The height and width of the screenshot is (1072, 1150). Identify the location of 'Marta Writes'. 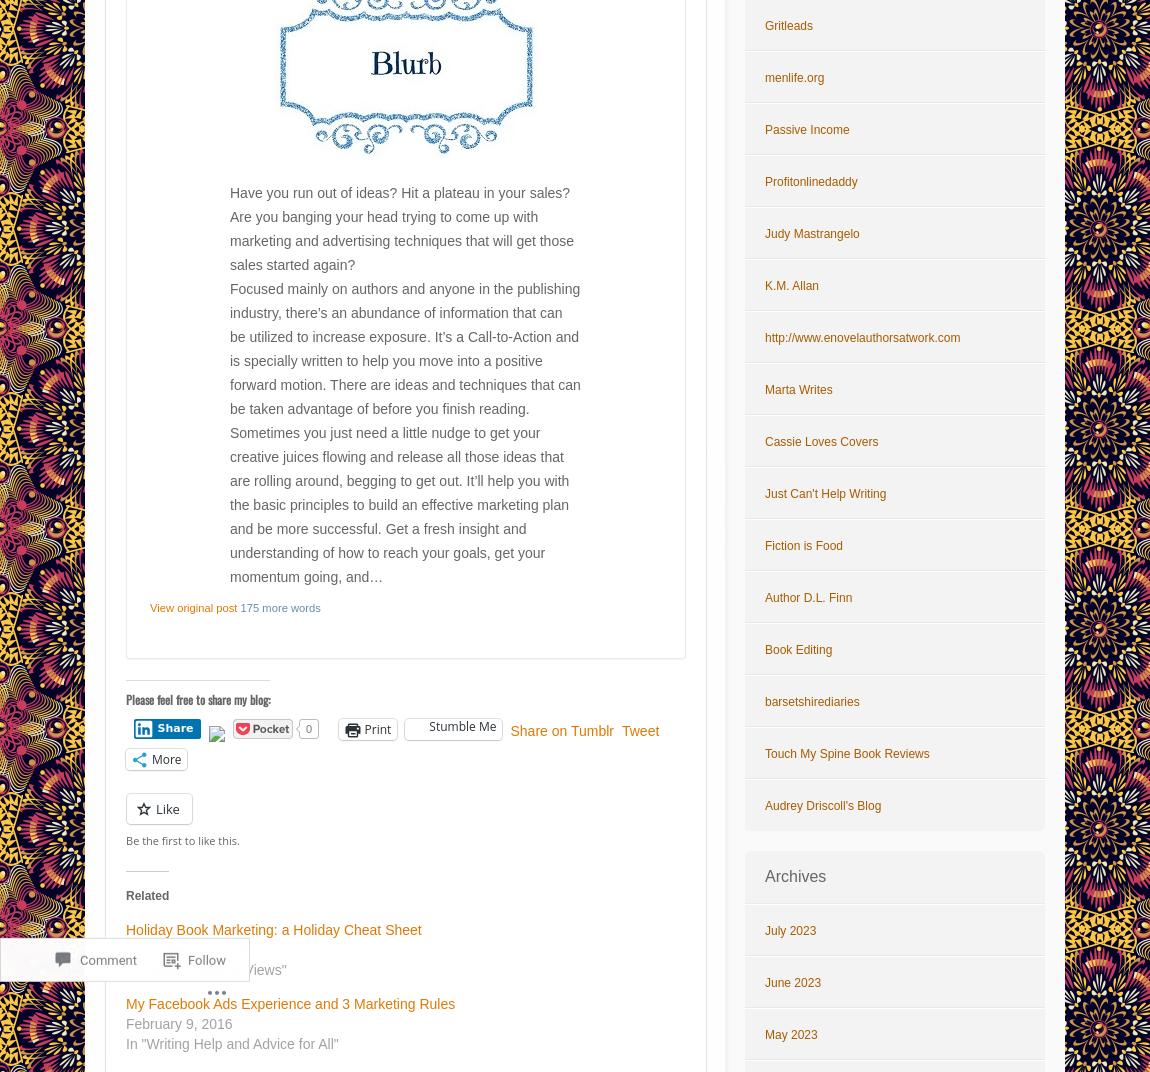
(797, 389).